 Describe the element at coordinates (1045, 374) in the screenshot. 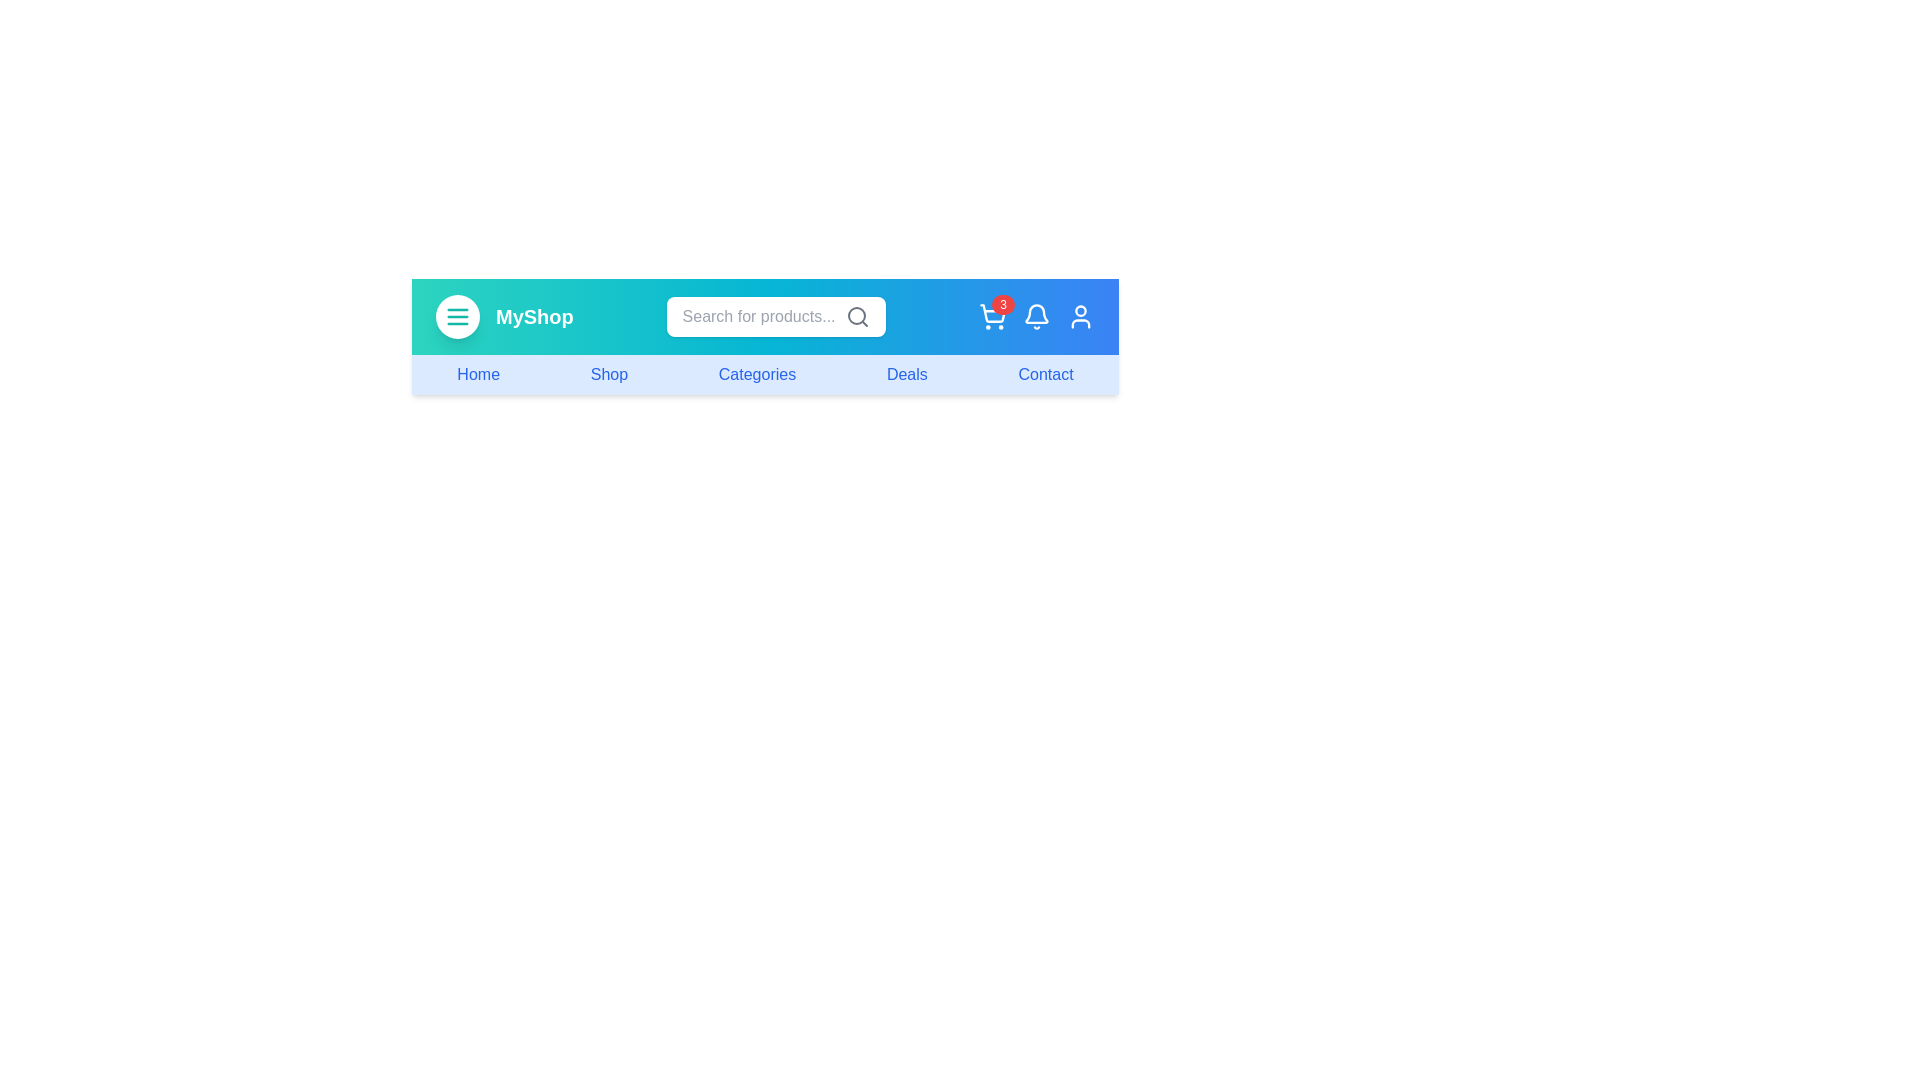

I see `the navigation link labeled Contact to navigate to the corresponding section` at that location.